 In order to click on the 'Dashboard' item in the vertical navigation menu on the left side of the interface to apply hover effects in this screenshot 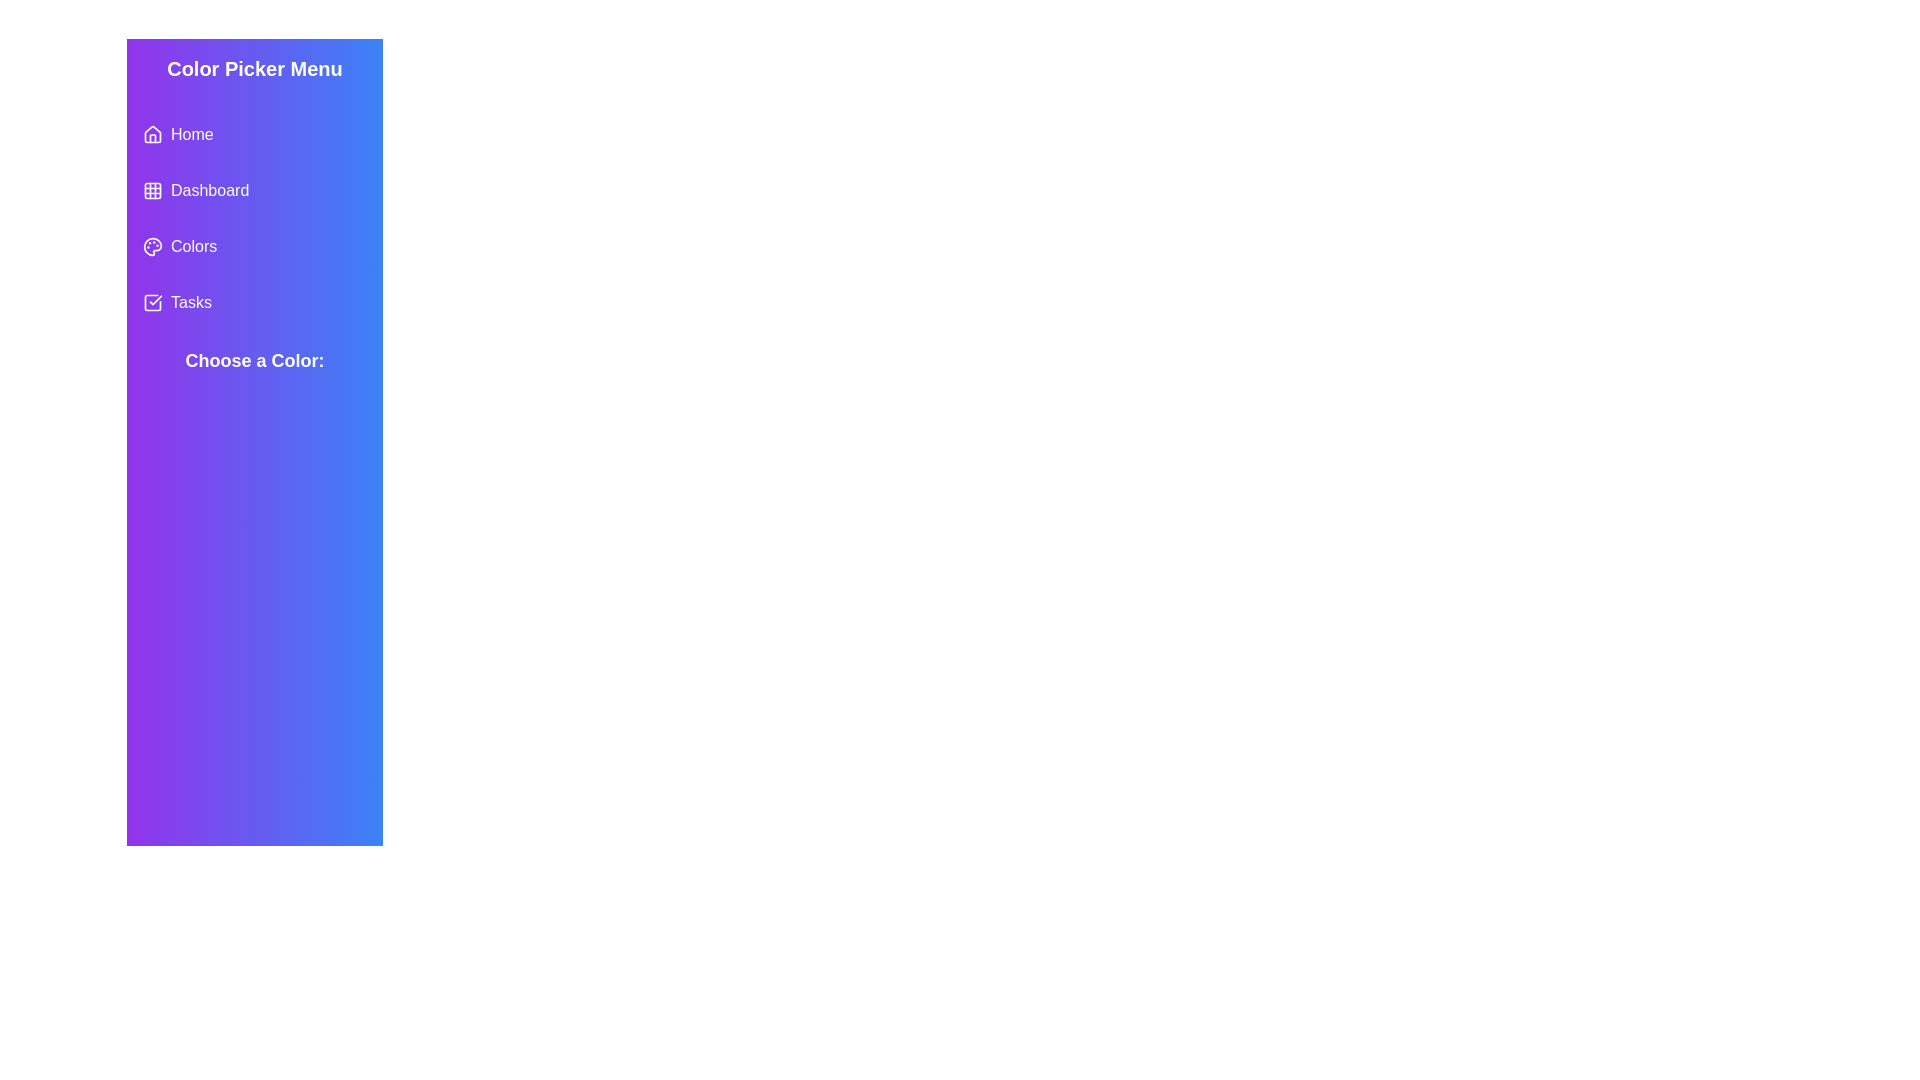, I will do `click(253, 191)`.